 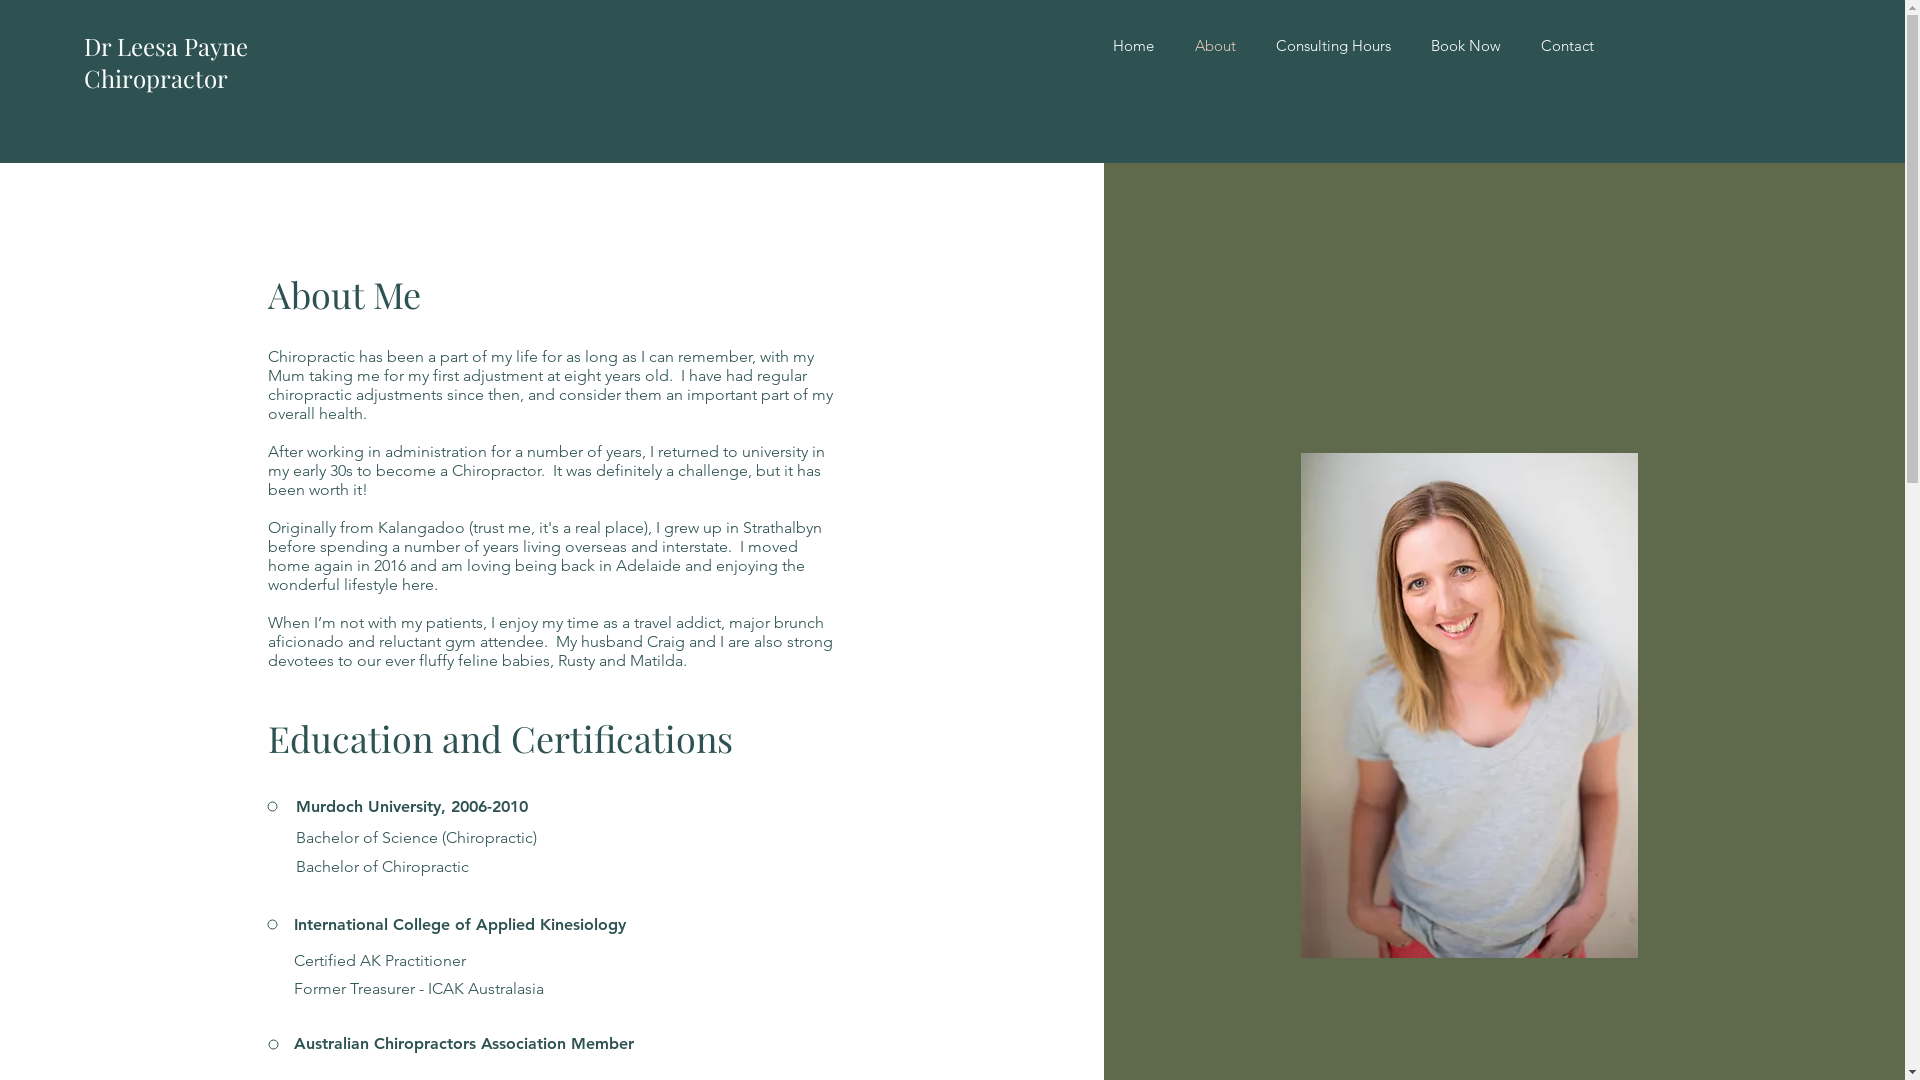 What do you see at coordinates (82, 45) in the screenshot?
I see `'Dr Leesa Payne'` at bounding box center [82, 45].